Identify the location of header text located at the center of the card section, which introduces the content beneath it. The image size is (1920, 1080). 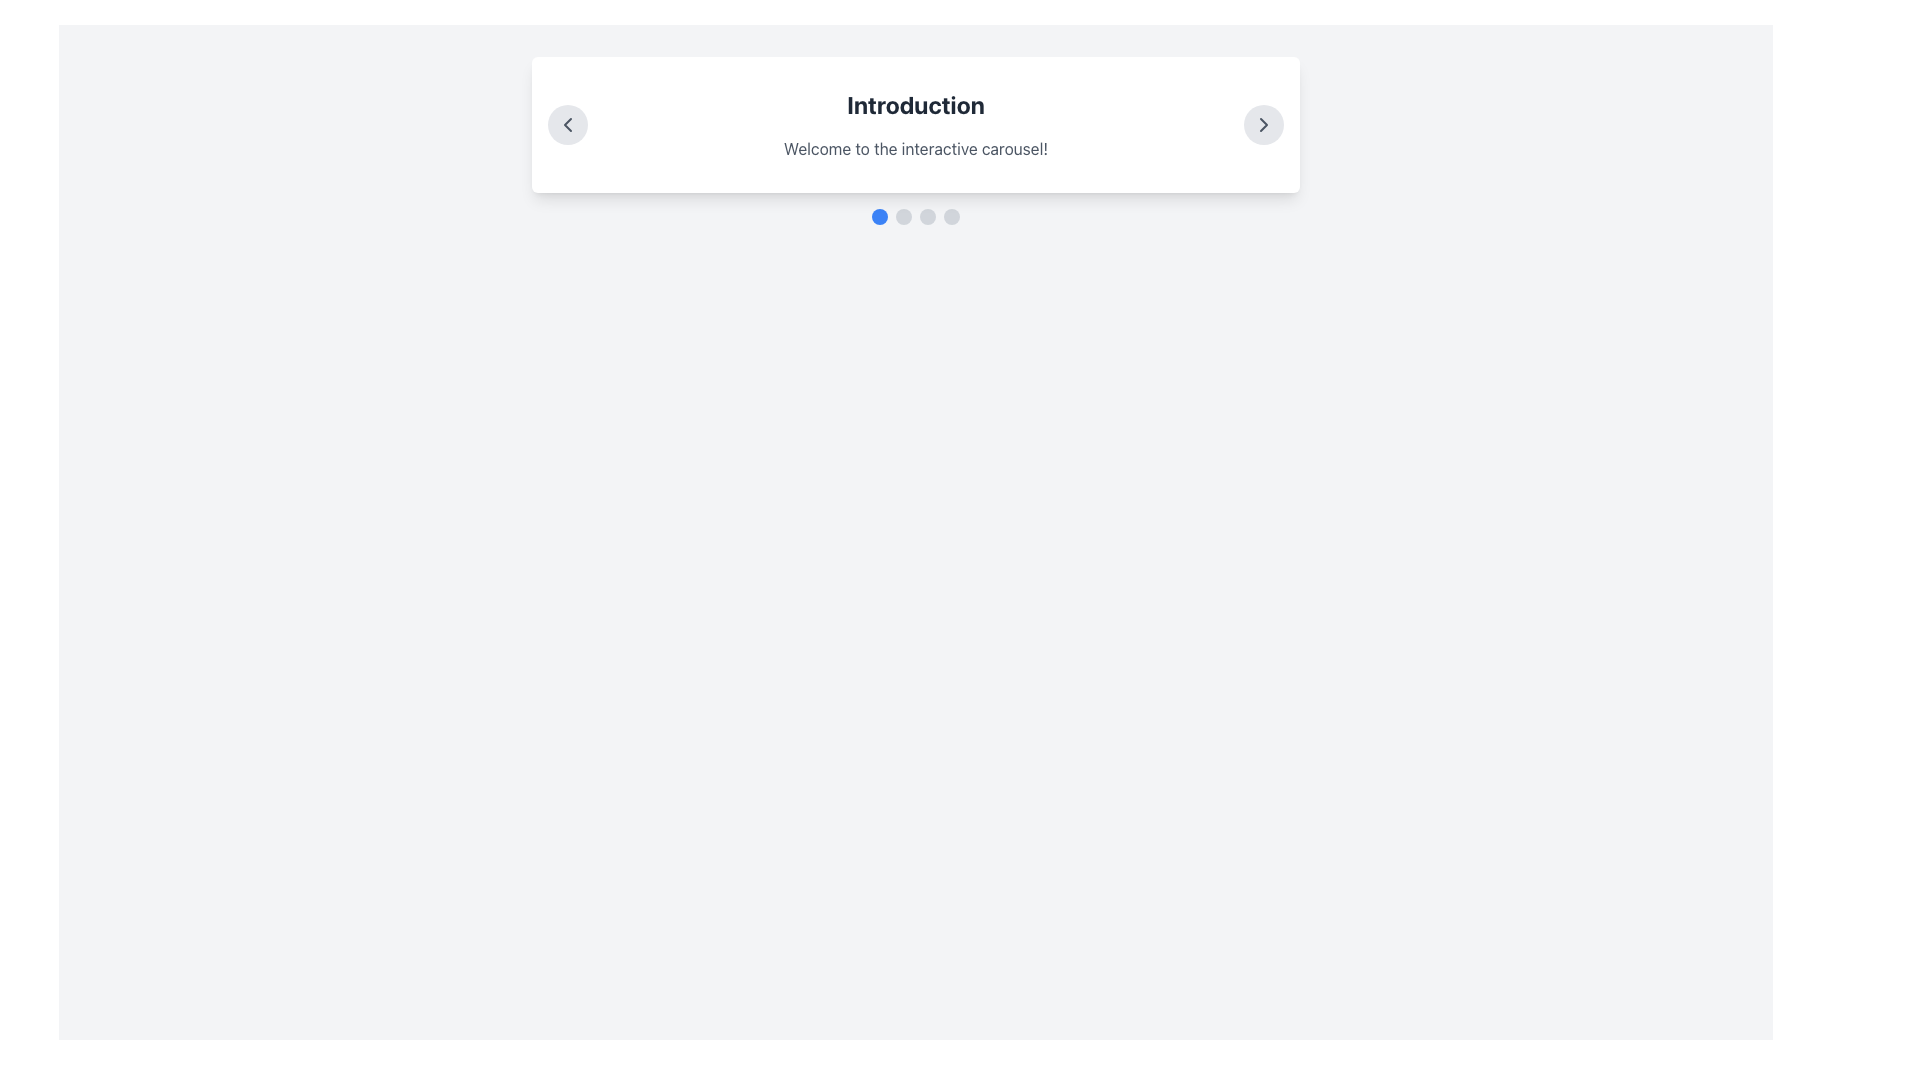
(915, 104).